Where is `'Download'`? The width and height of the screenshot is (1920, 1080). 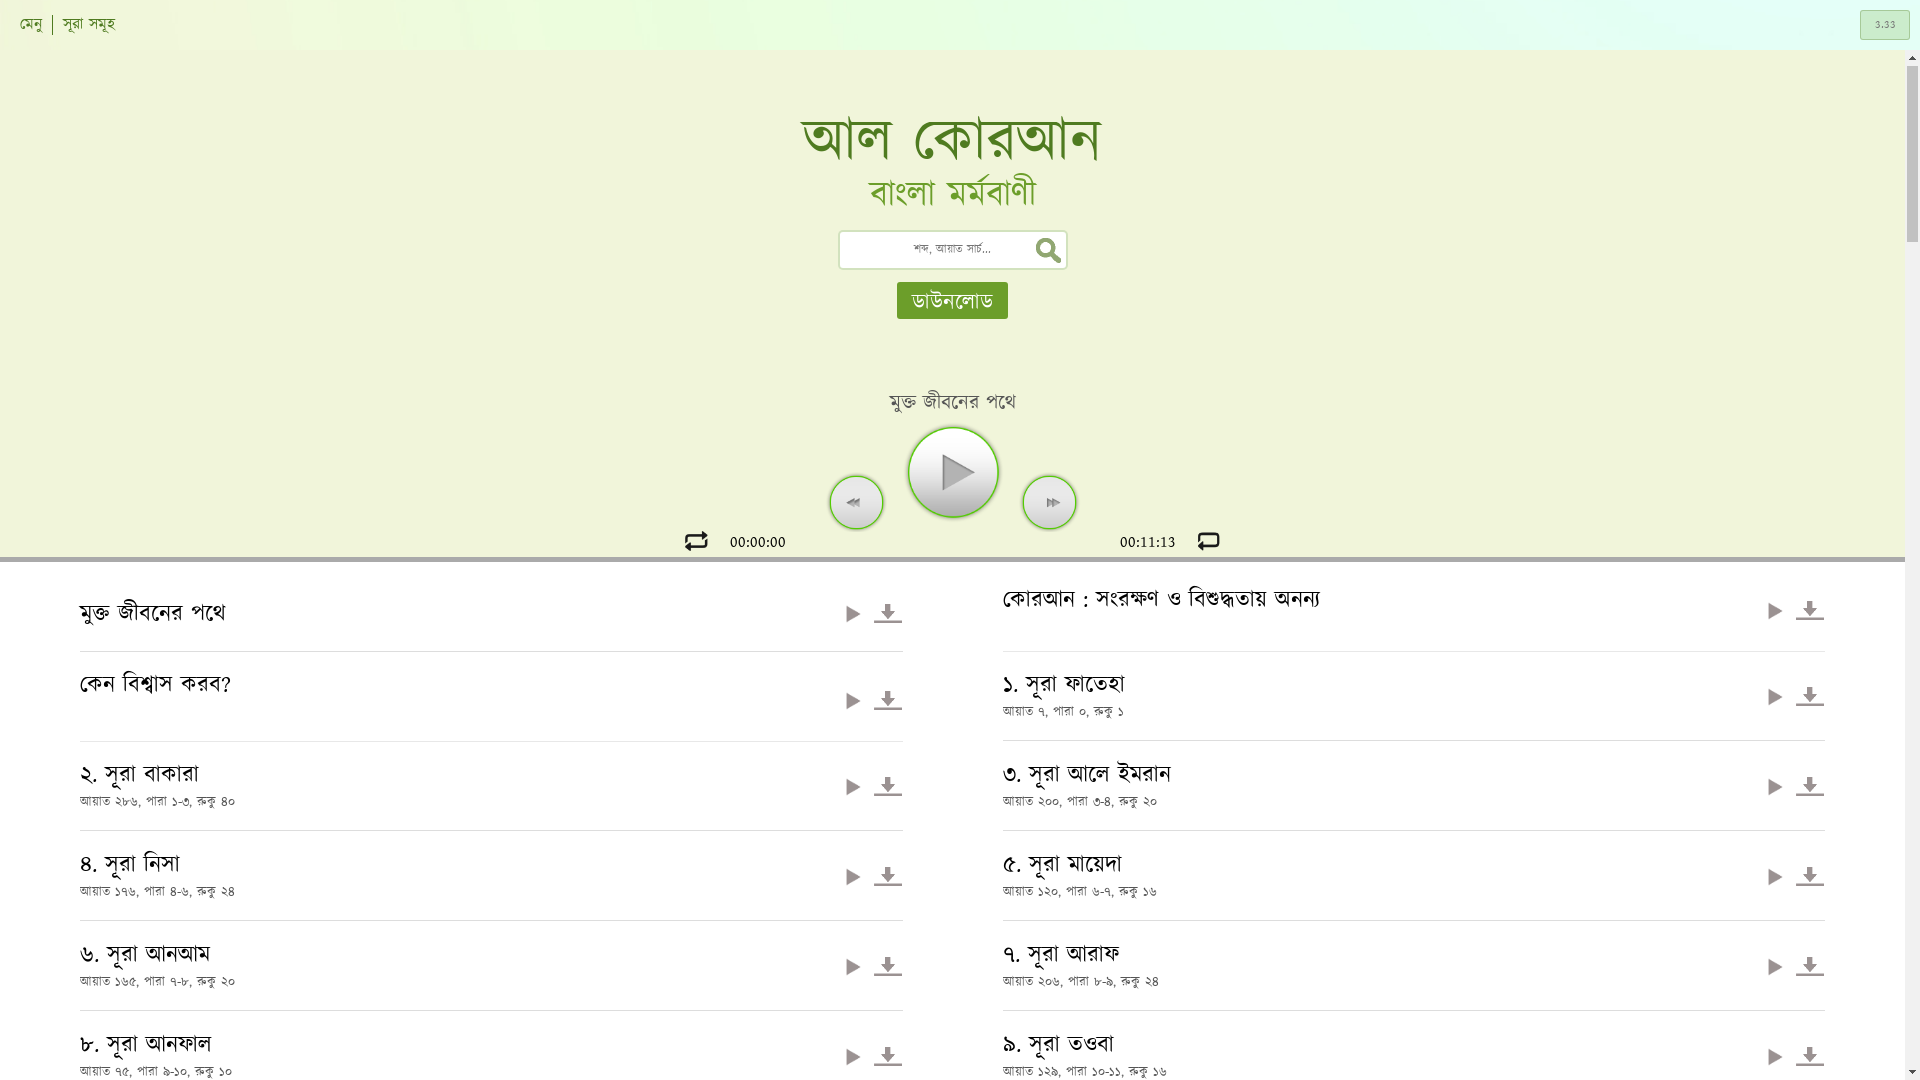
'Download' is located at coordinates (1795, 875).